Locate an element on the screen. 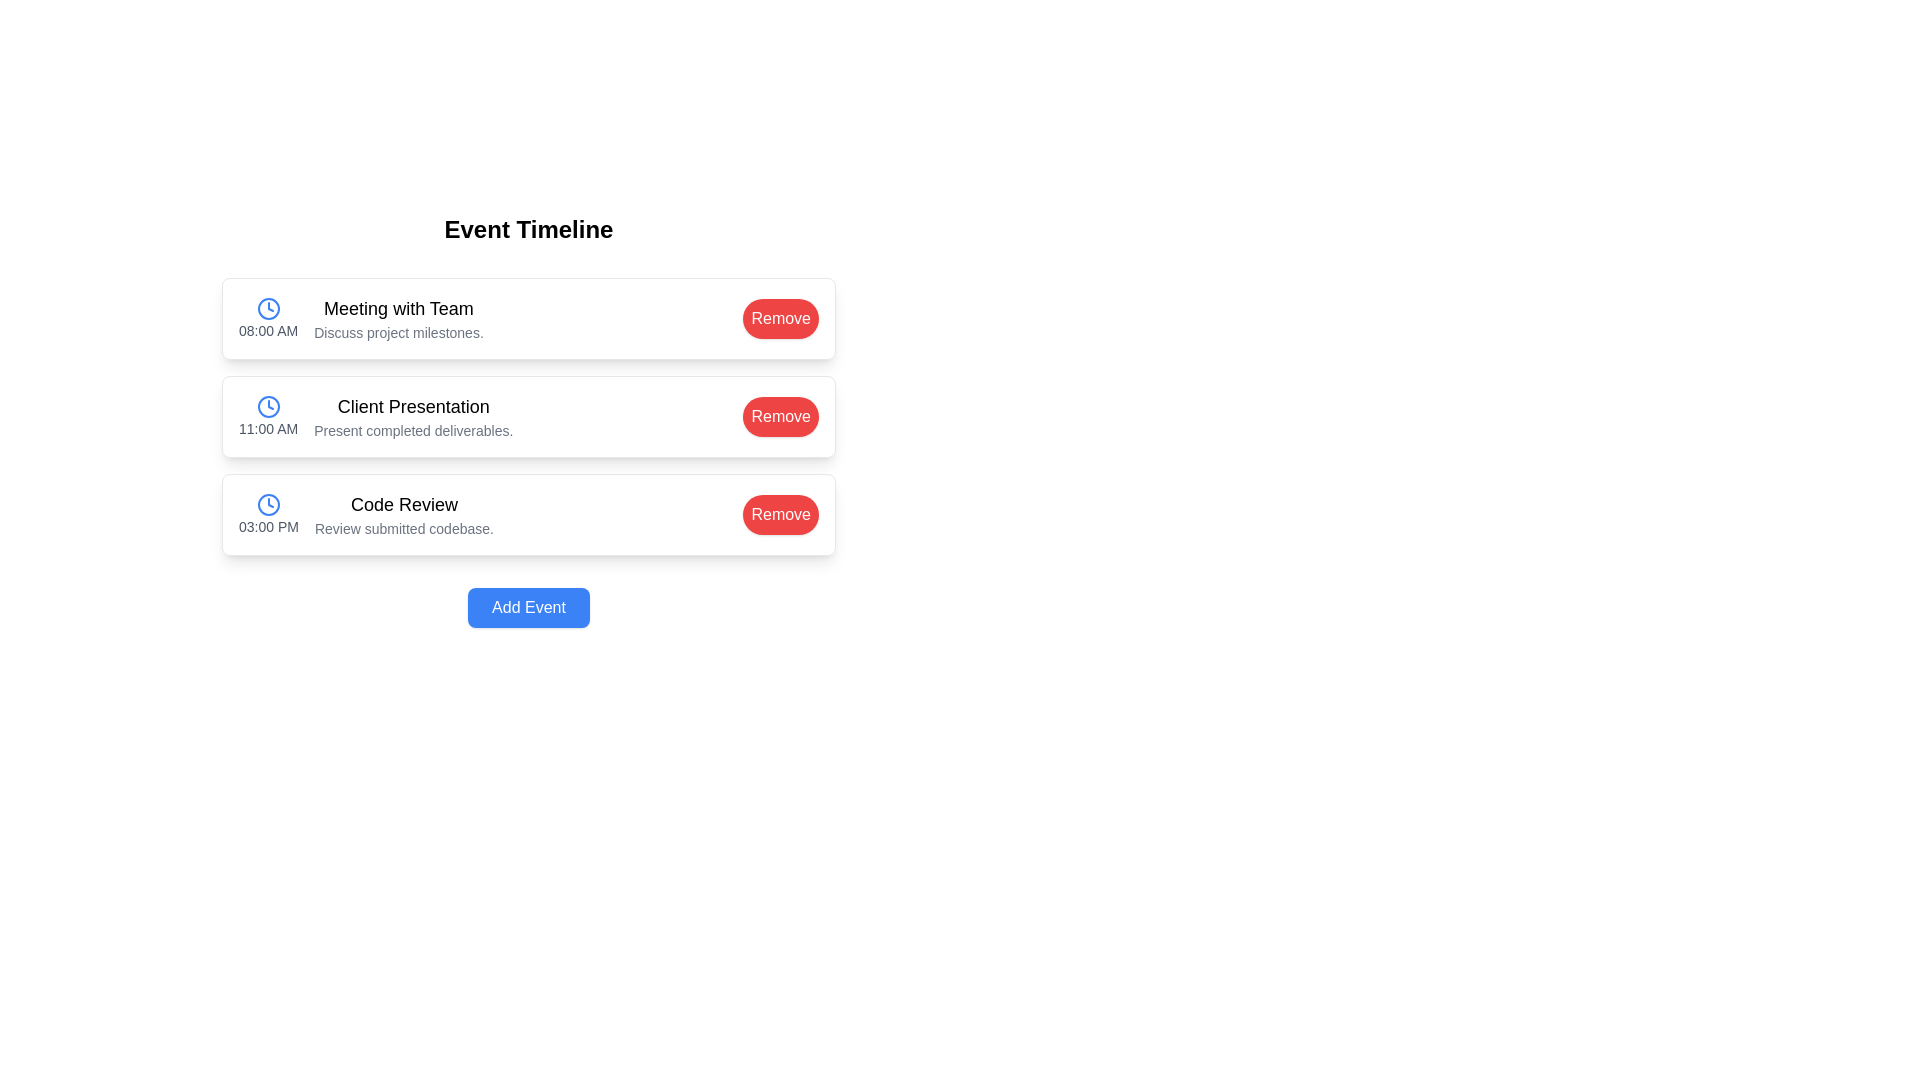 The width and height of the screenshot is (1920, 1080). the delete button located on the right side of the first row in the 'Event Timeline' list to change its color is located at coordinates (780, 318).